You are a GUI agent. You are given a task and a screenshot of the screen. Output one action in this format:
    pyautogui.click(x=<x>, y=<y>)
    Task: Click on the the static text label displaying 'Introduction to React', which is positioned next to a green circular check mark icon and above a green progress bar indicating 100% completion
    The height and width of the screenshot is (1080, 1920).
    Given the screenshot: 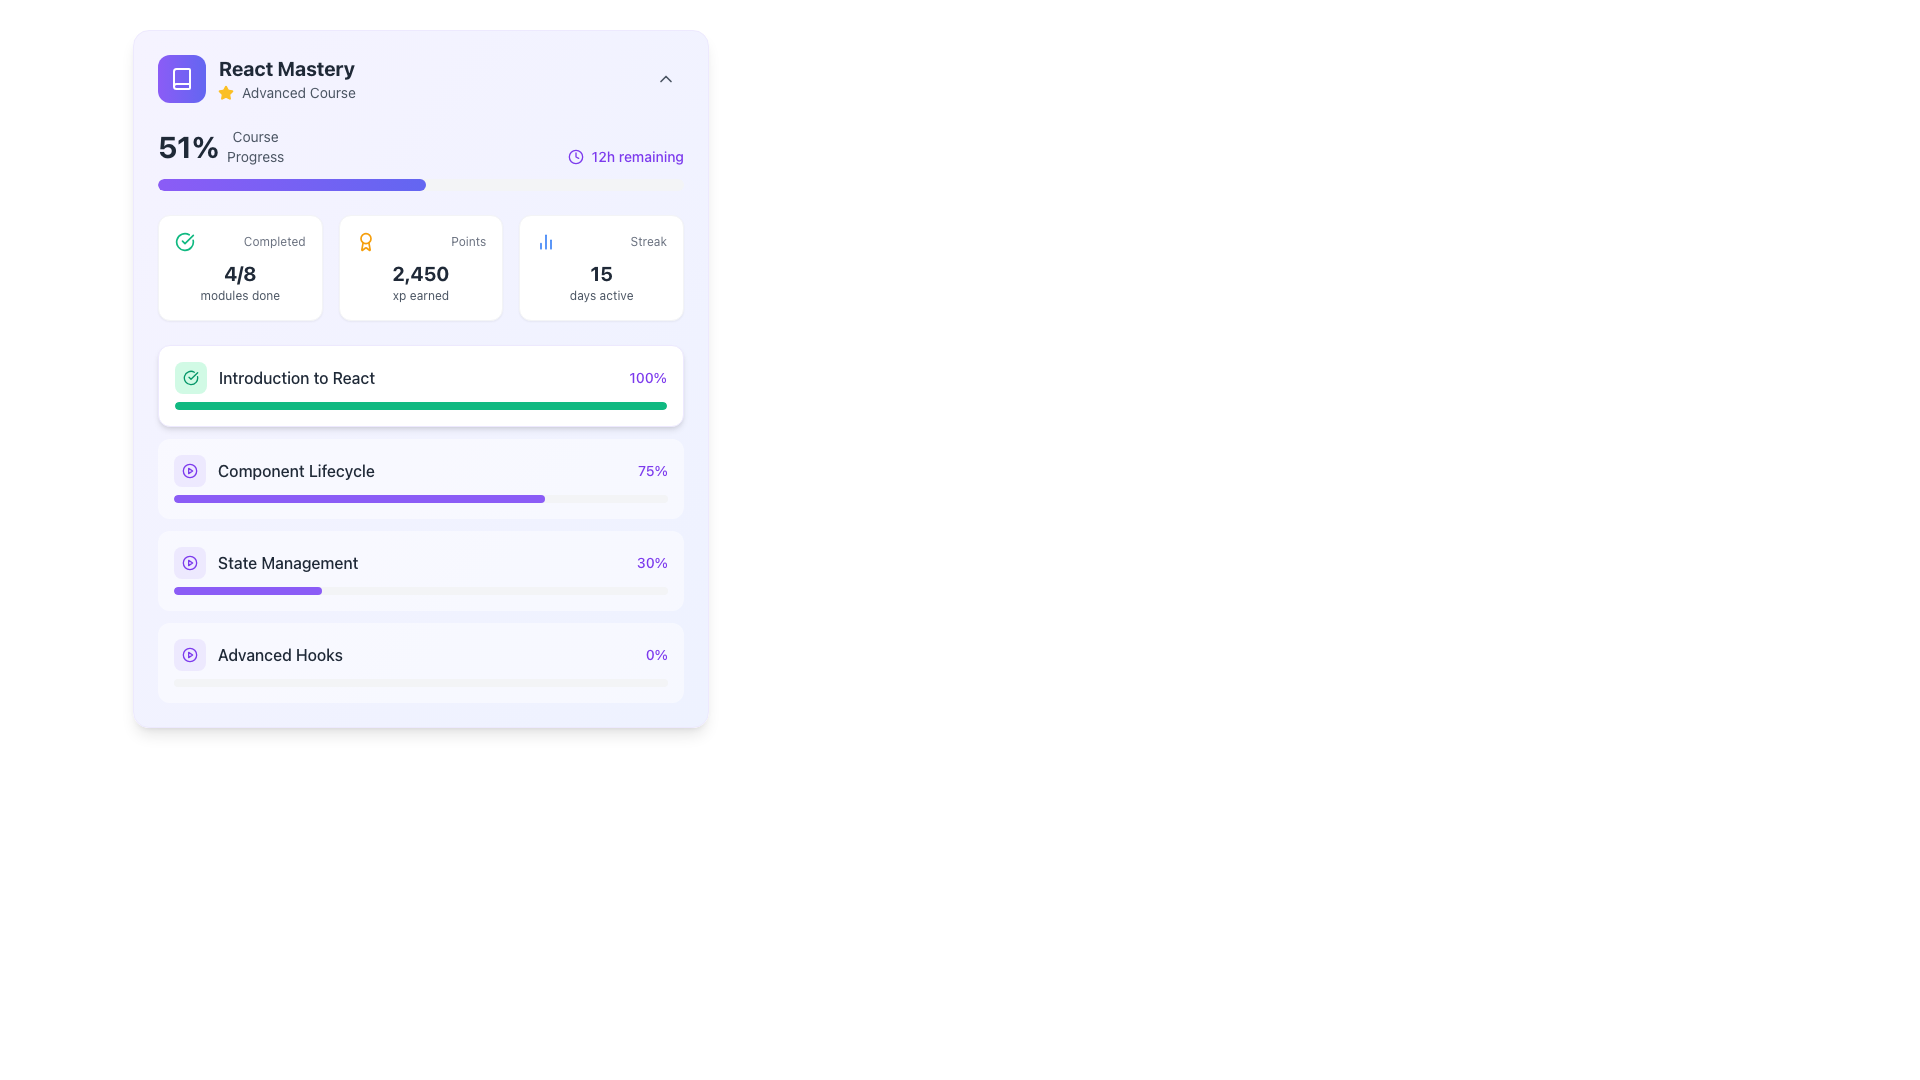 What is the action you would take?
    pyautogui.click(x=296, y=378)
    